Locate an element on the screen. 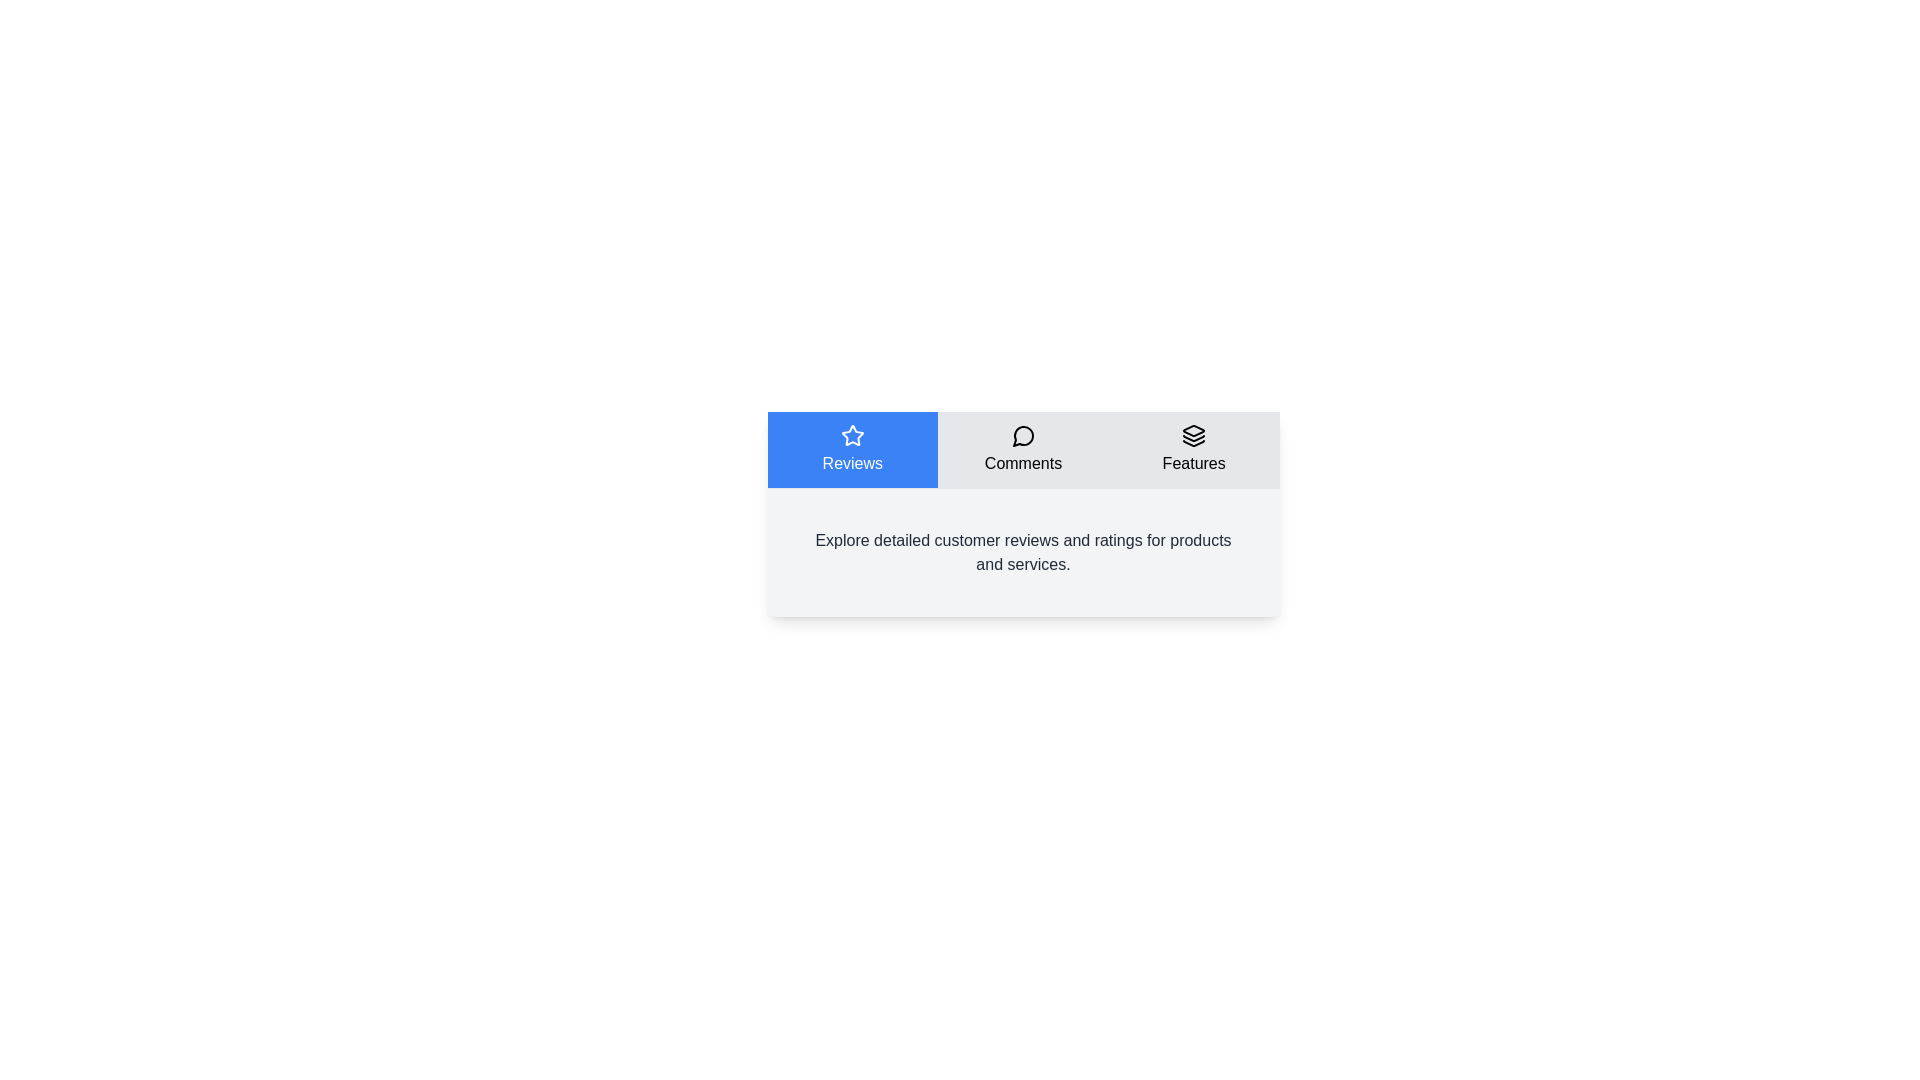  the tab labeled Features by clicking on it is located at coordinates (1194, 450).